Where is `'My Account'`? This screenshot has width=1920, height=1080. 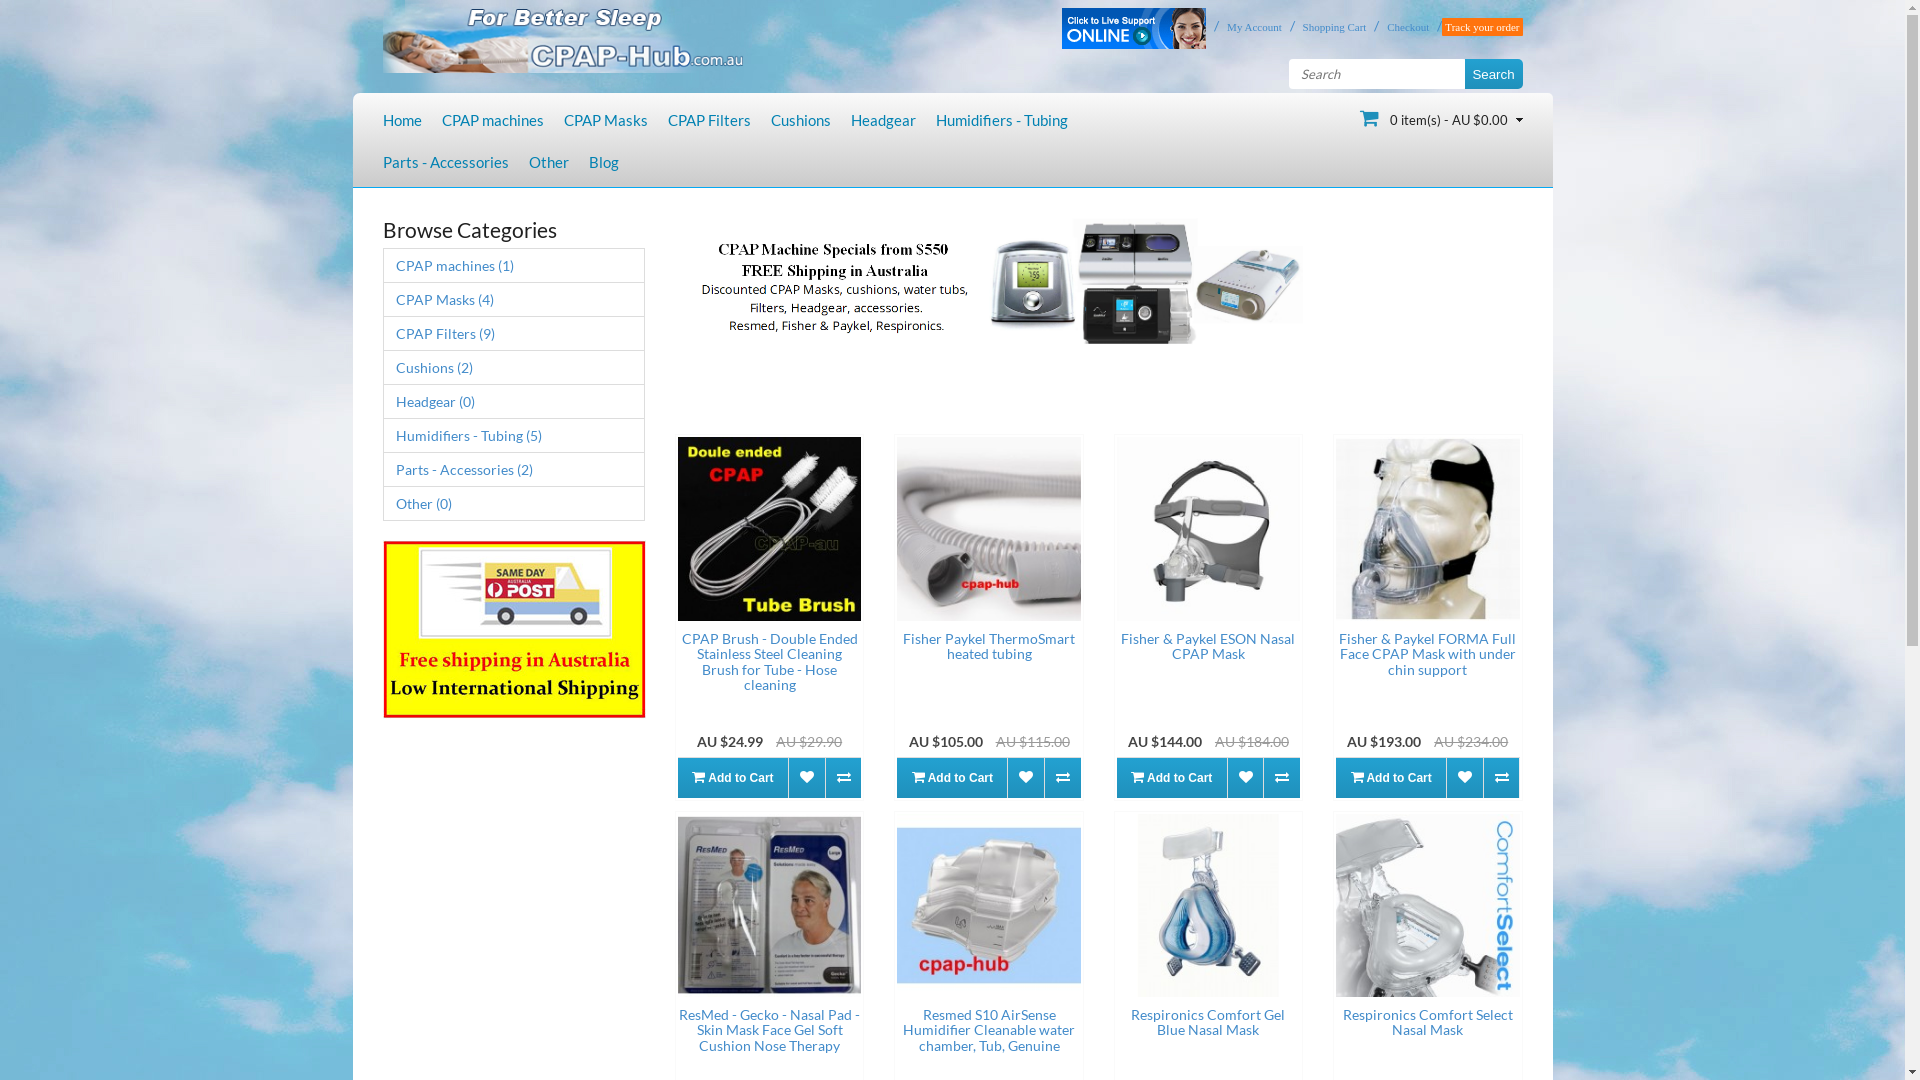
'My Account' is located at coordinates (1248, 27).